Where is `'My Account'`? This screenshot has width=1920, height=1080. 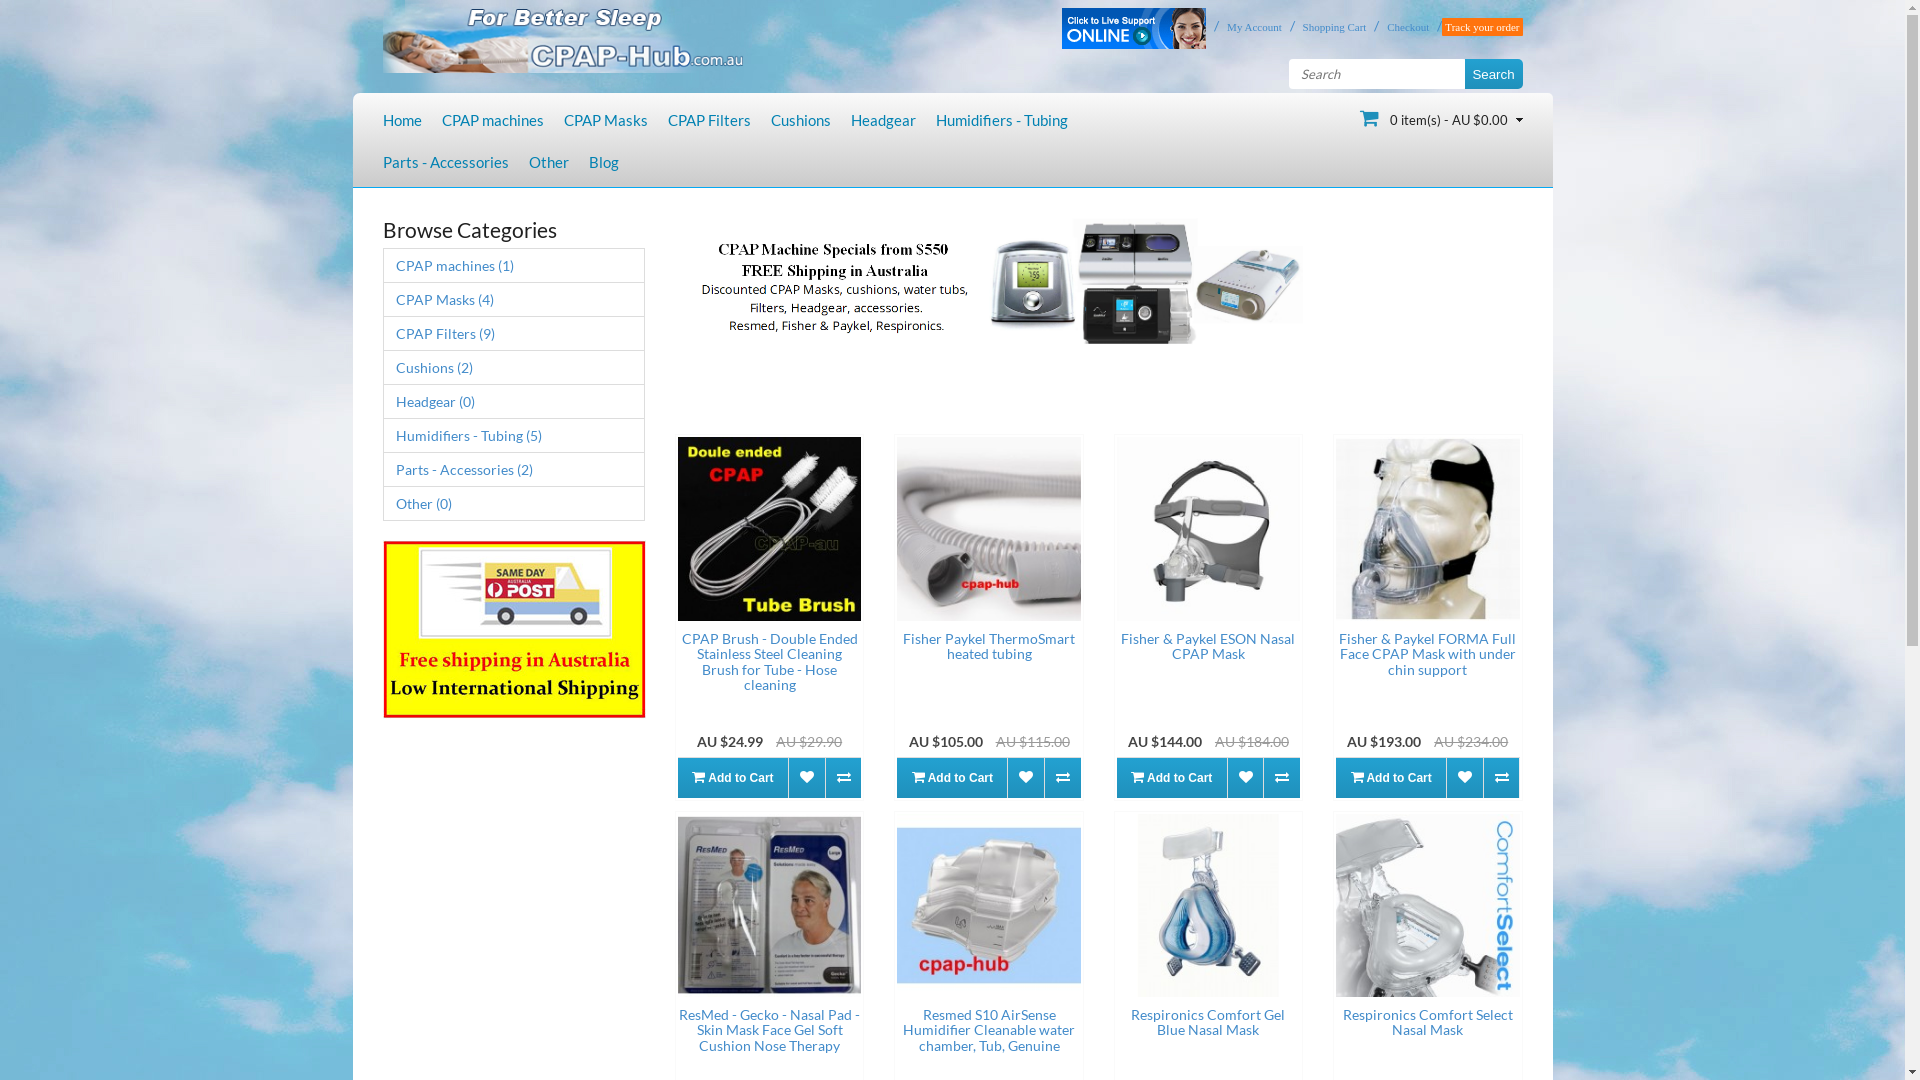
'My Account' is located at coordinates (1248, 27).